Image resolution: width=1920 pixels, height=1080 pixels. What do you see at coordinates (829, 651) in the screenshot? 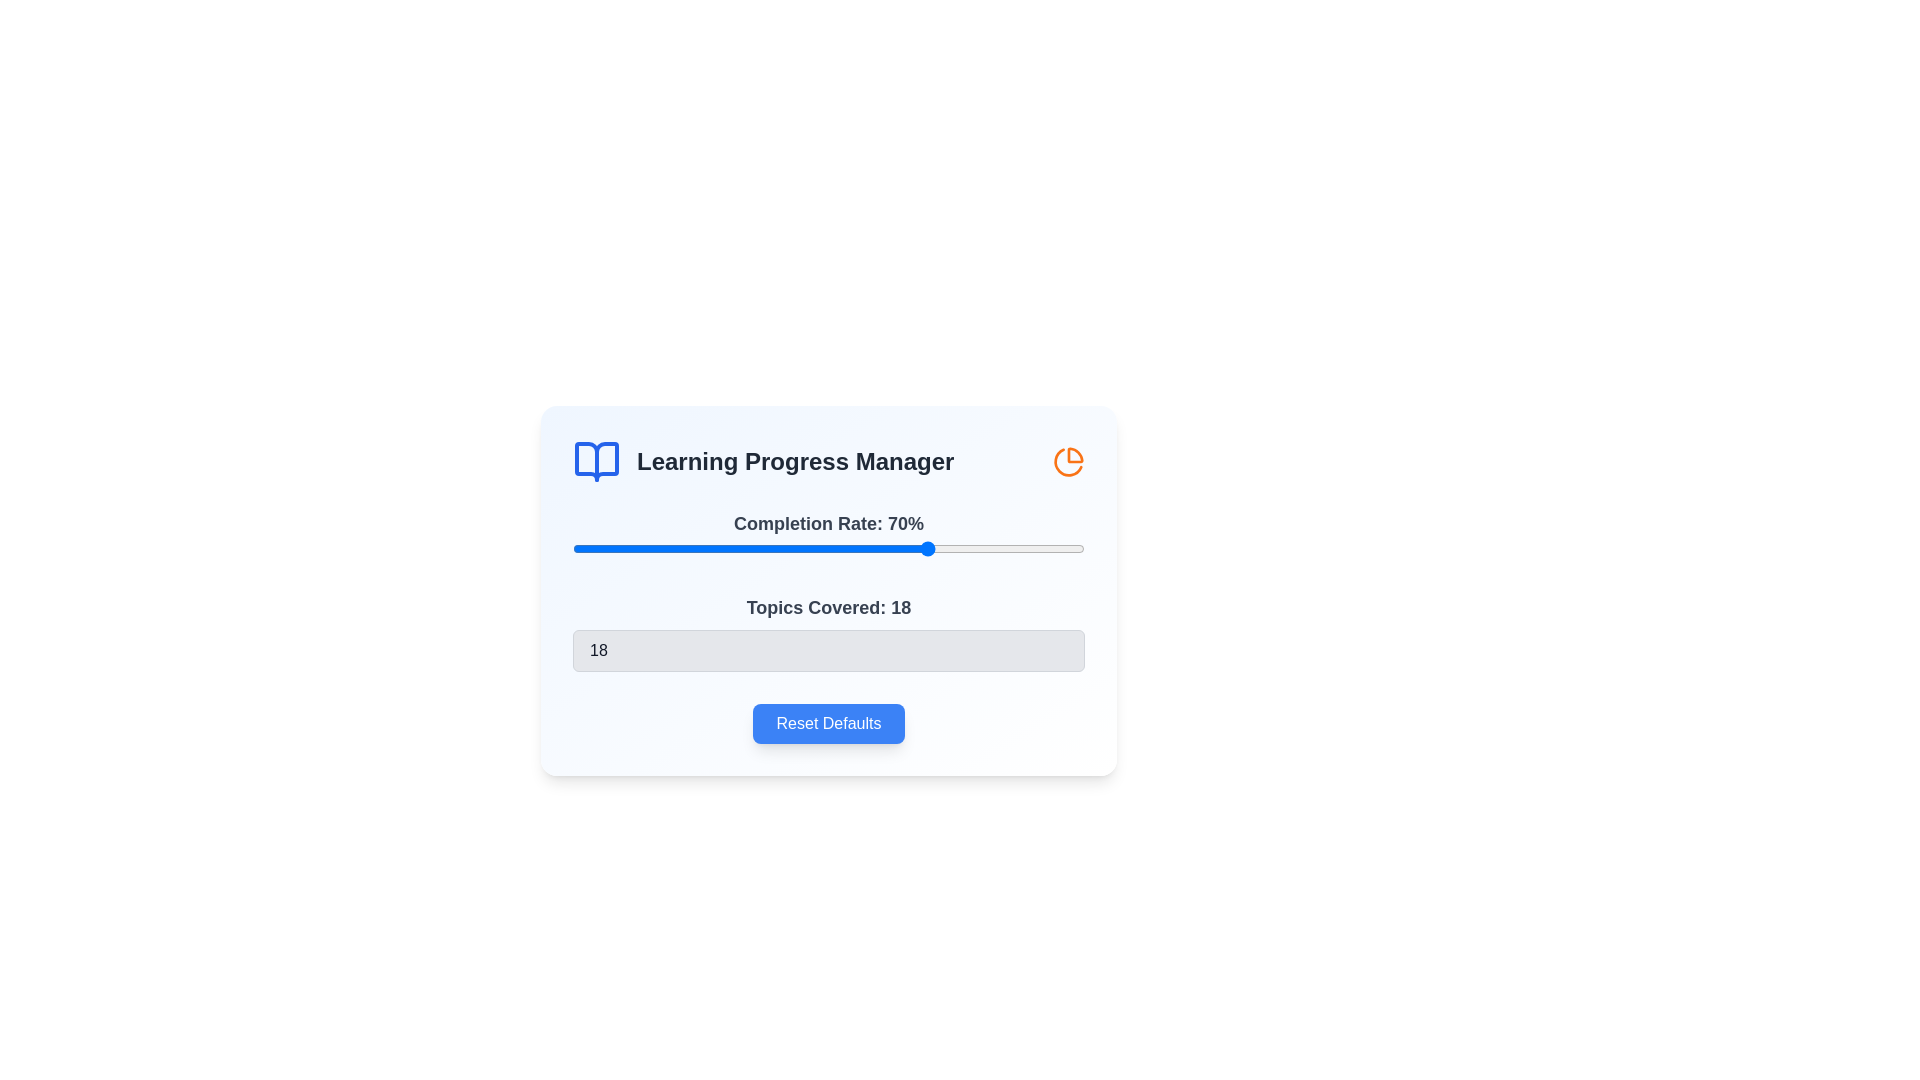
I see `the number of topics covered to 48 by entering the value in the input box` at bounding box center [829, 651].